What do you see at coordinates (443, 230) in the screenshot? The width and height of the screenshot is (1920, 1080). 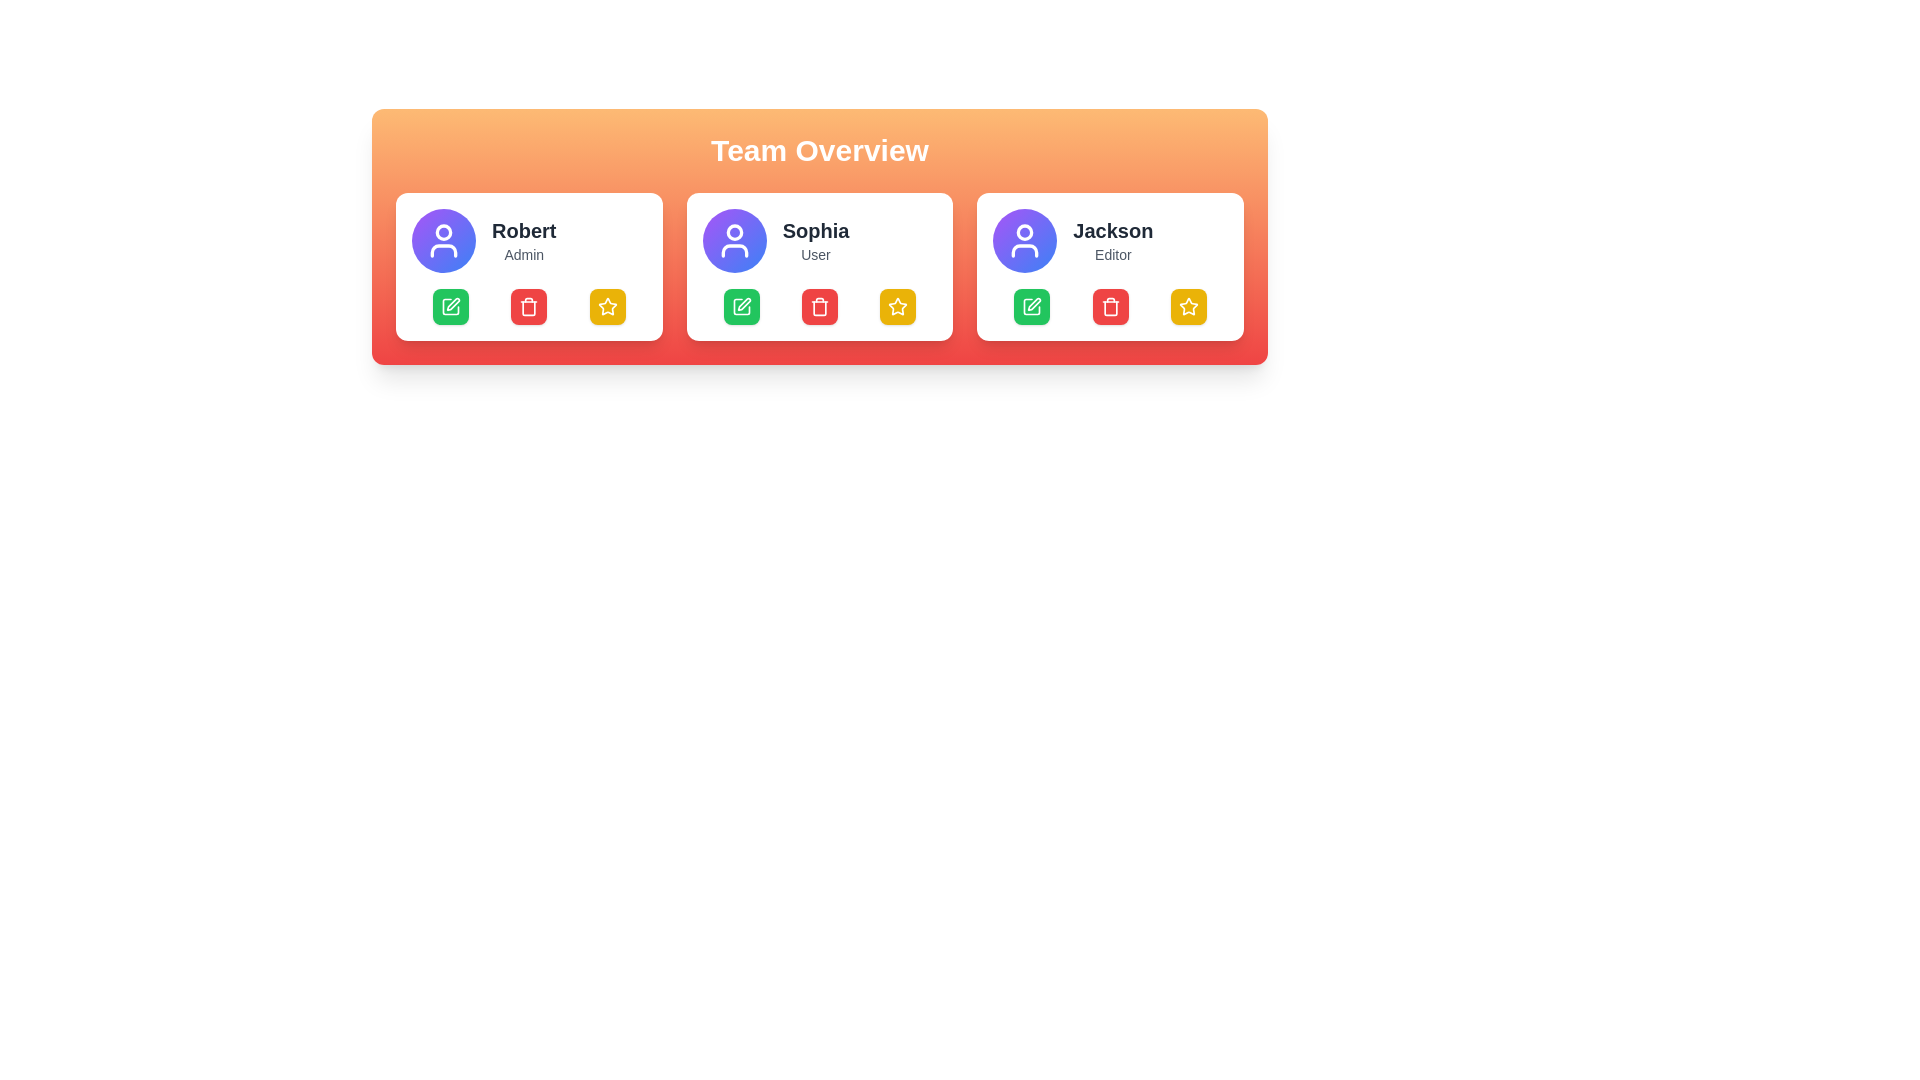 I see `the 'head' portion of the user icon represented by the SVG Circle, located in the top section of the leftmost card in the horizontal team overview layout` at bounding box center [443, 230].